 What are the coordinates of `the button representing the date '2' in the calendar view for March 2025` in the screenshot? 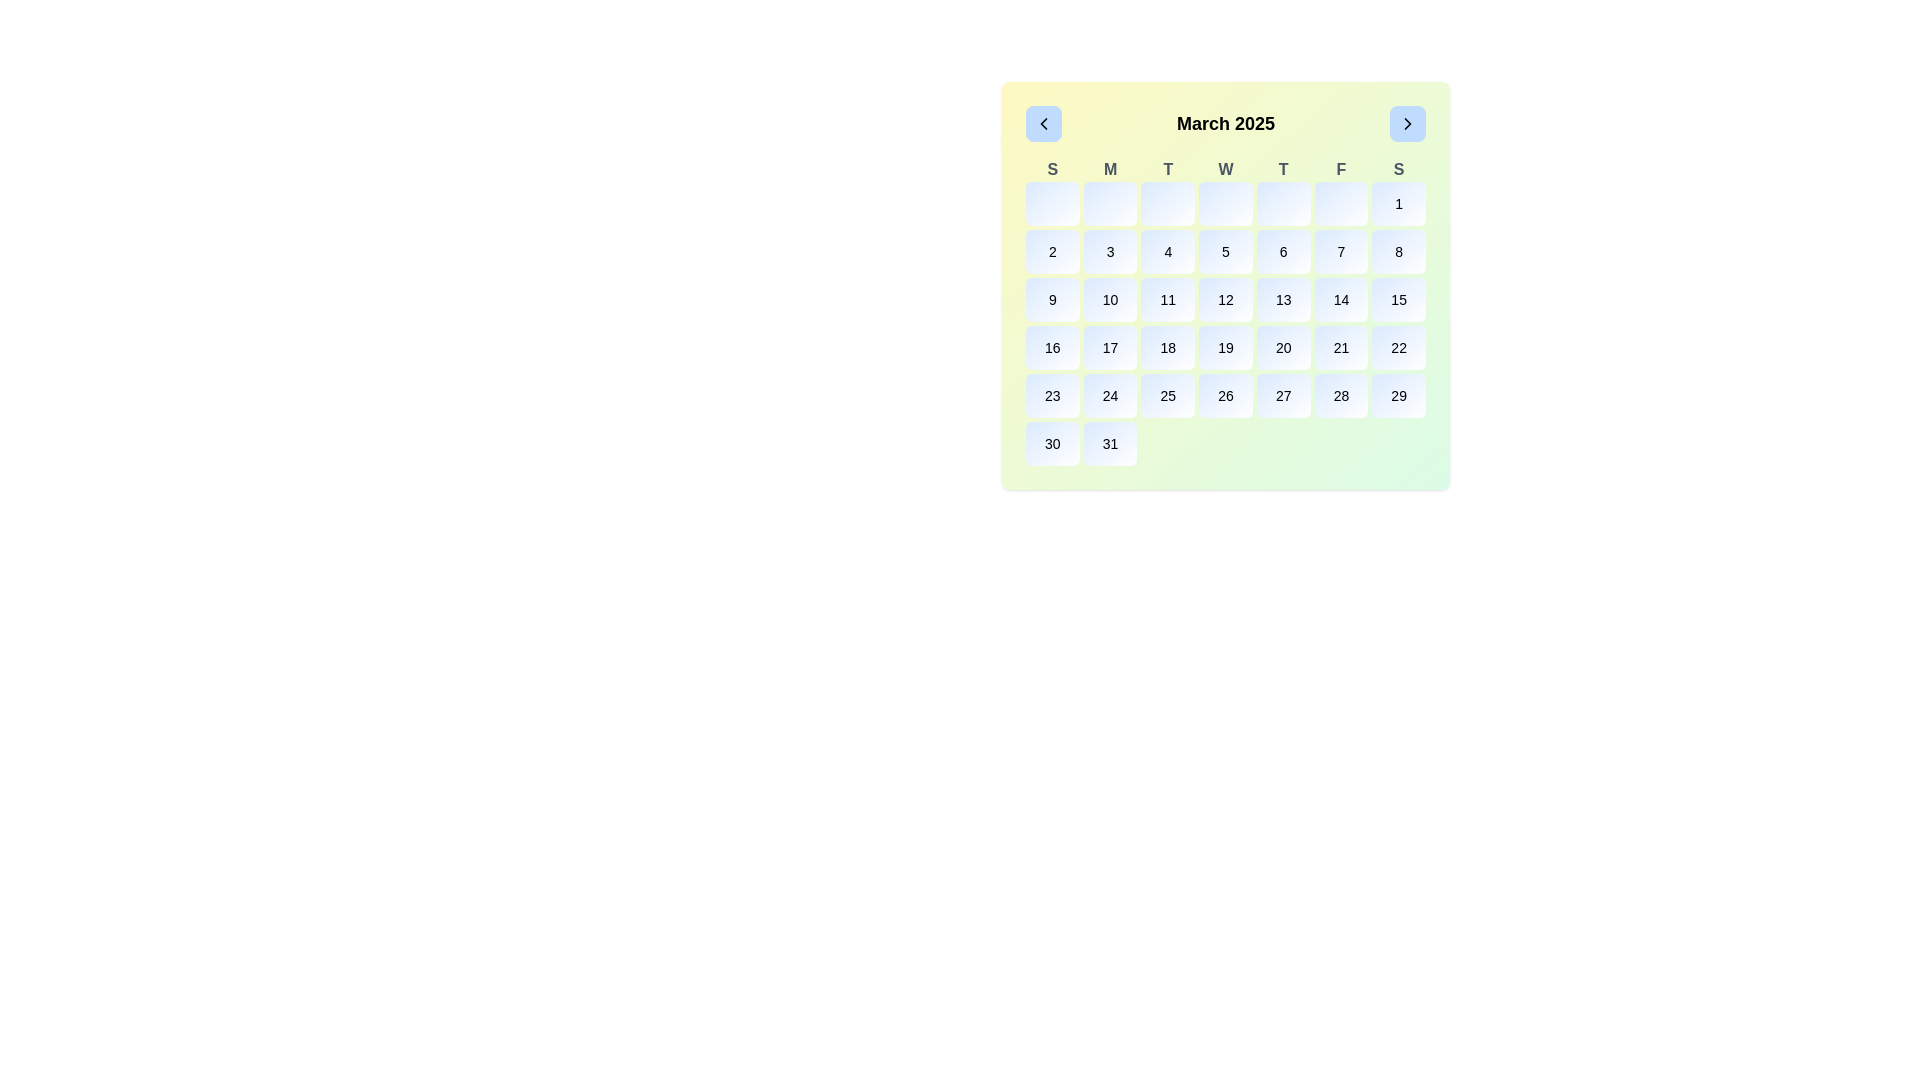 It's located at (1051, 250).